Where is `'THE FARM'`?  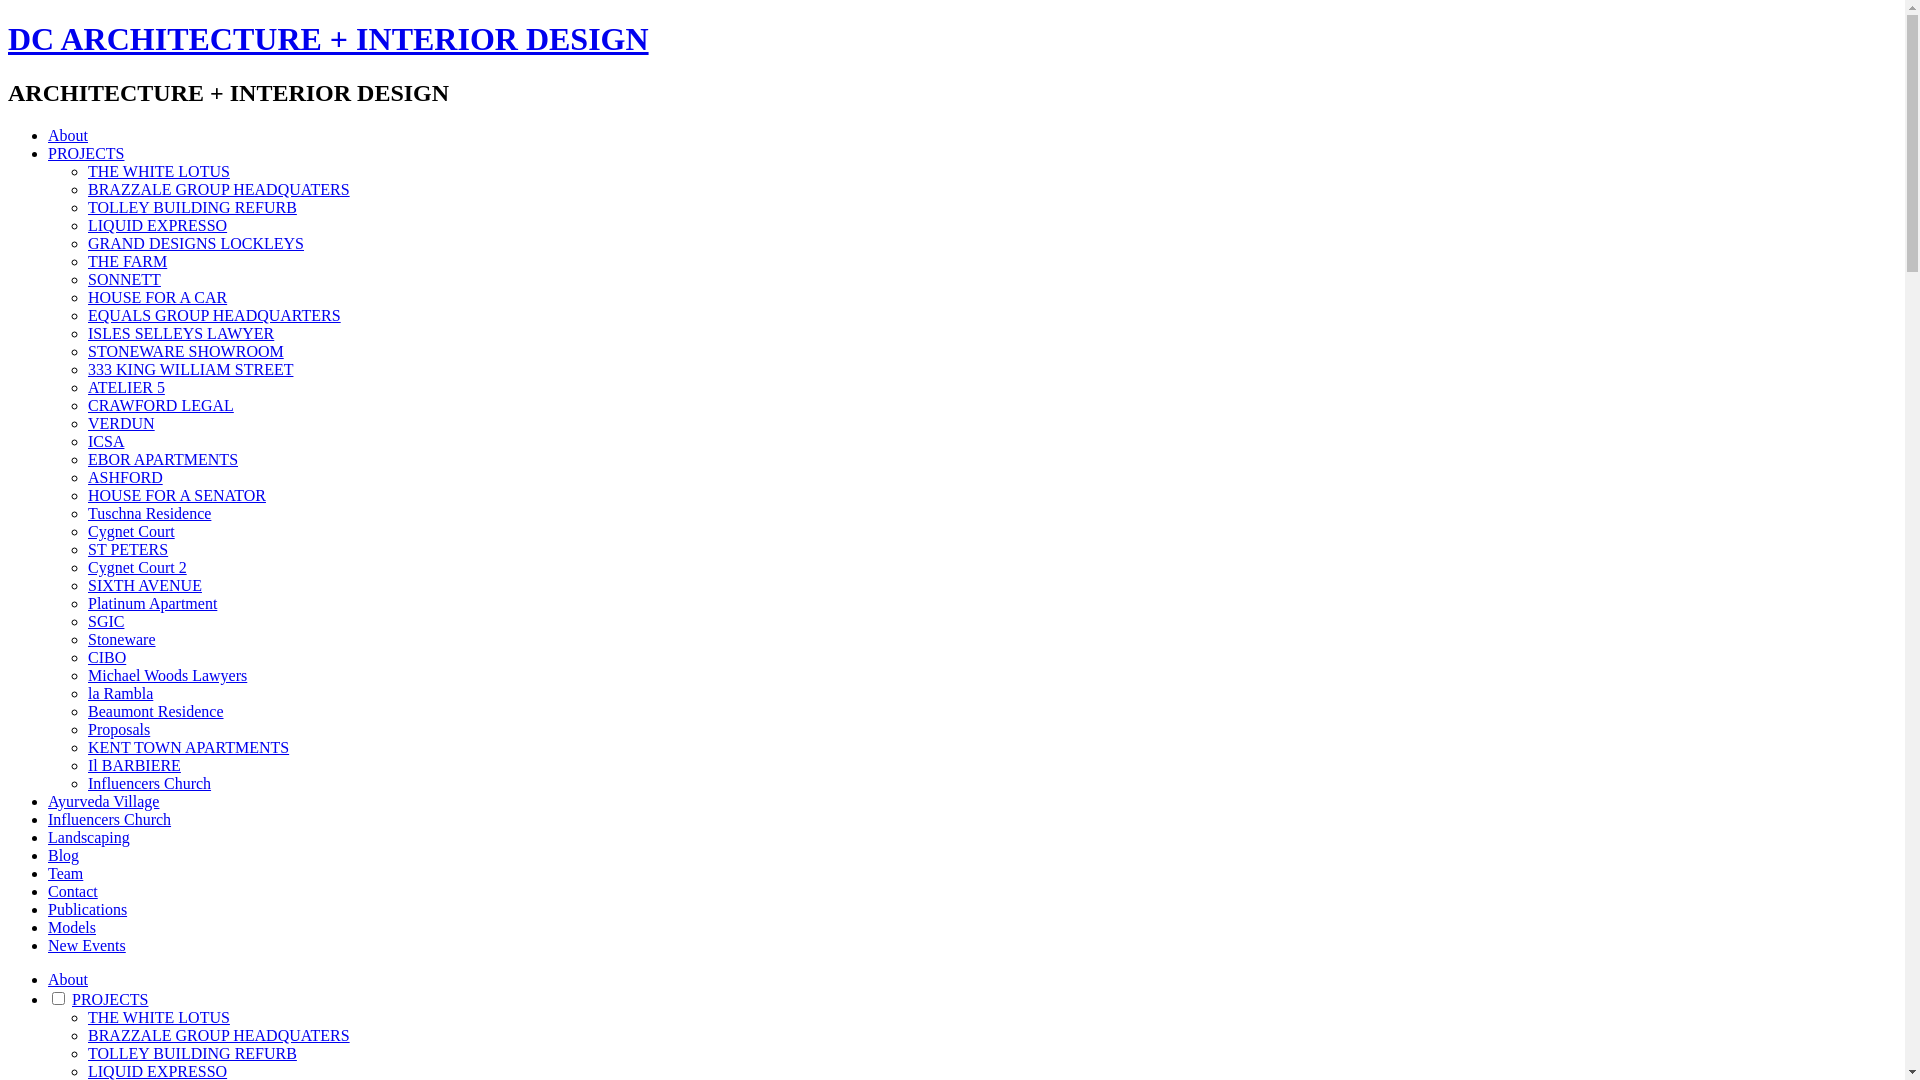
'THE FARM' is located at coordinates (126, 260).